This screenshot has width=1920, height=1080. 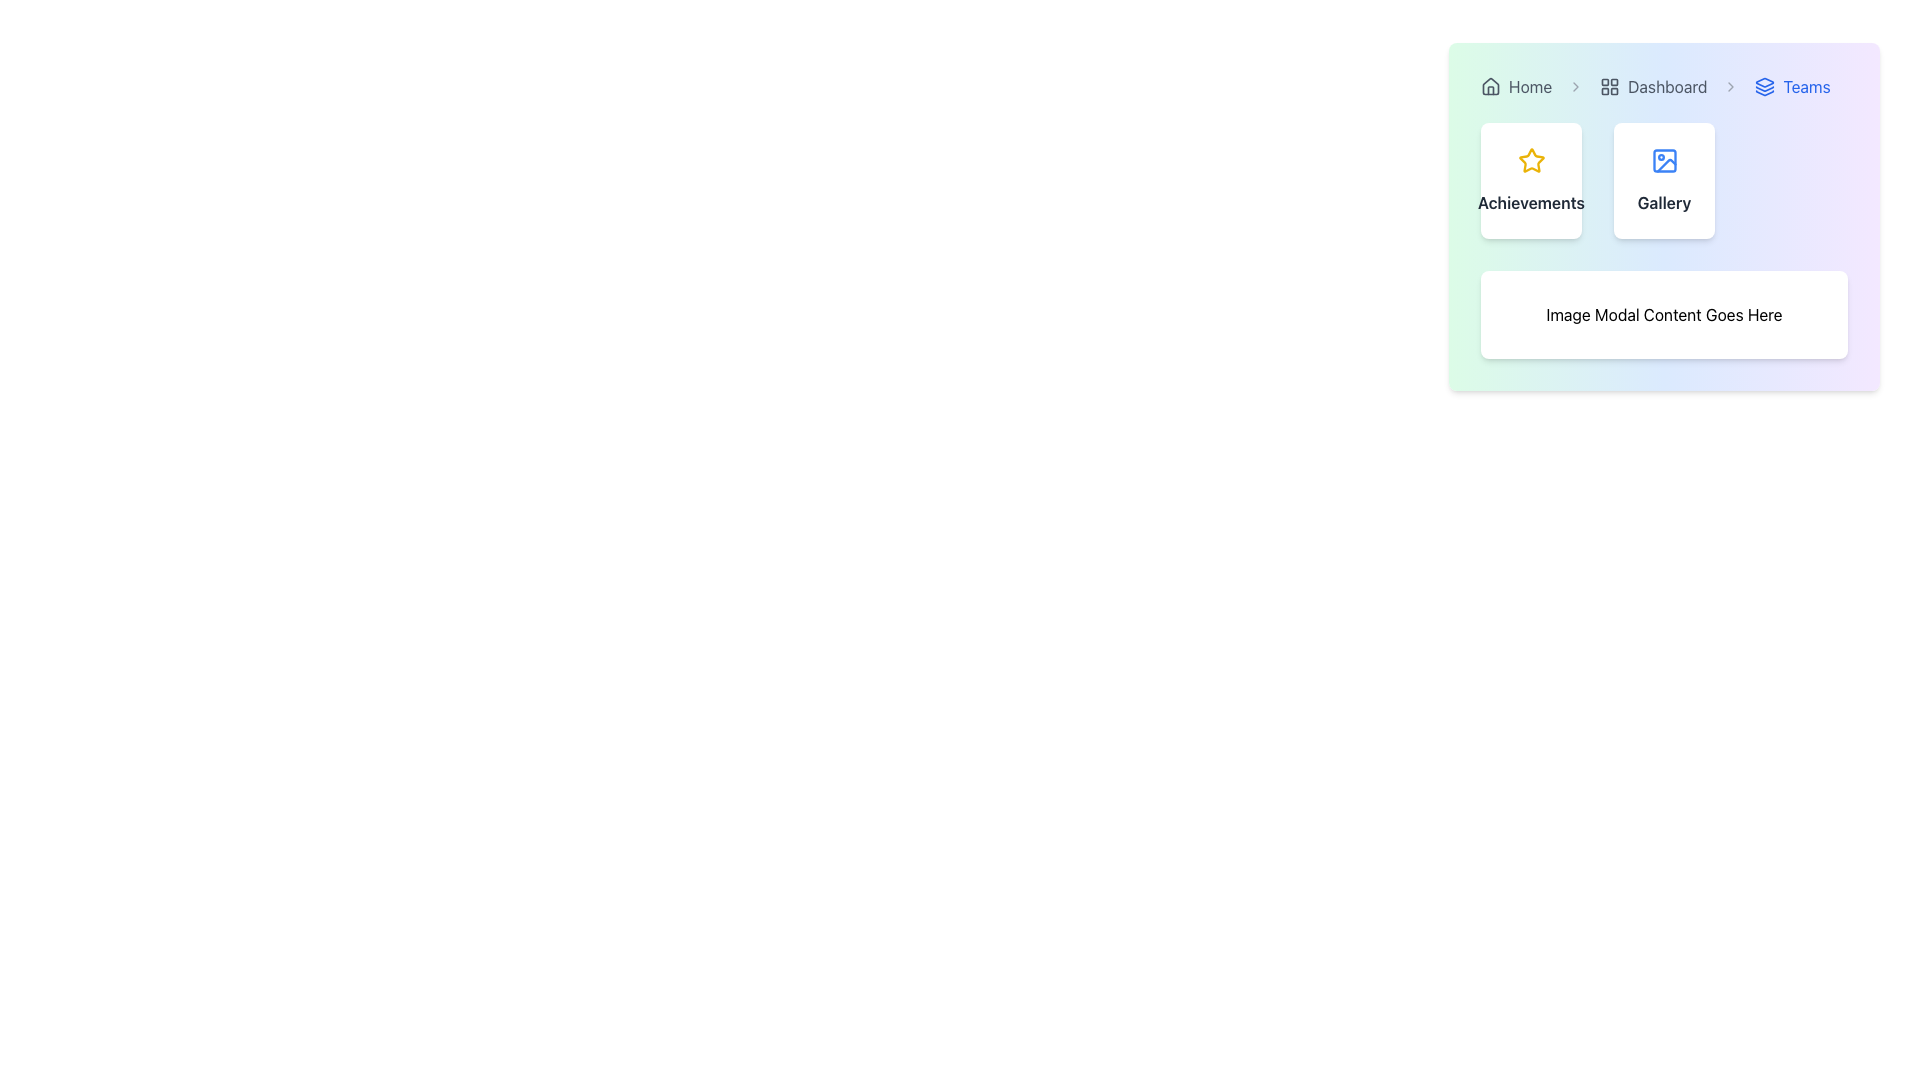 What do you see at coordinates (1530, 159) in the screenshot?
I see `the yellow star-shaped icon located in the top-right section of the interface within the 'Achievements' card` at bounding box center [1530, 159].